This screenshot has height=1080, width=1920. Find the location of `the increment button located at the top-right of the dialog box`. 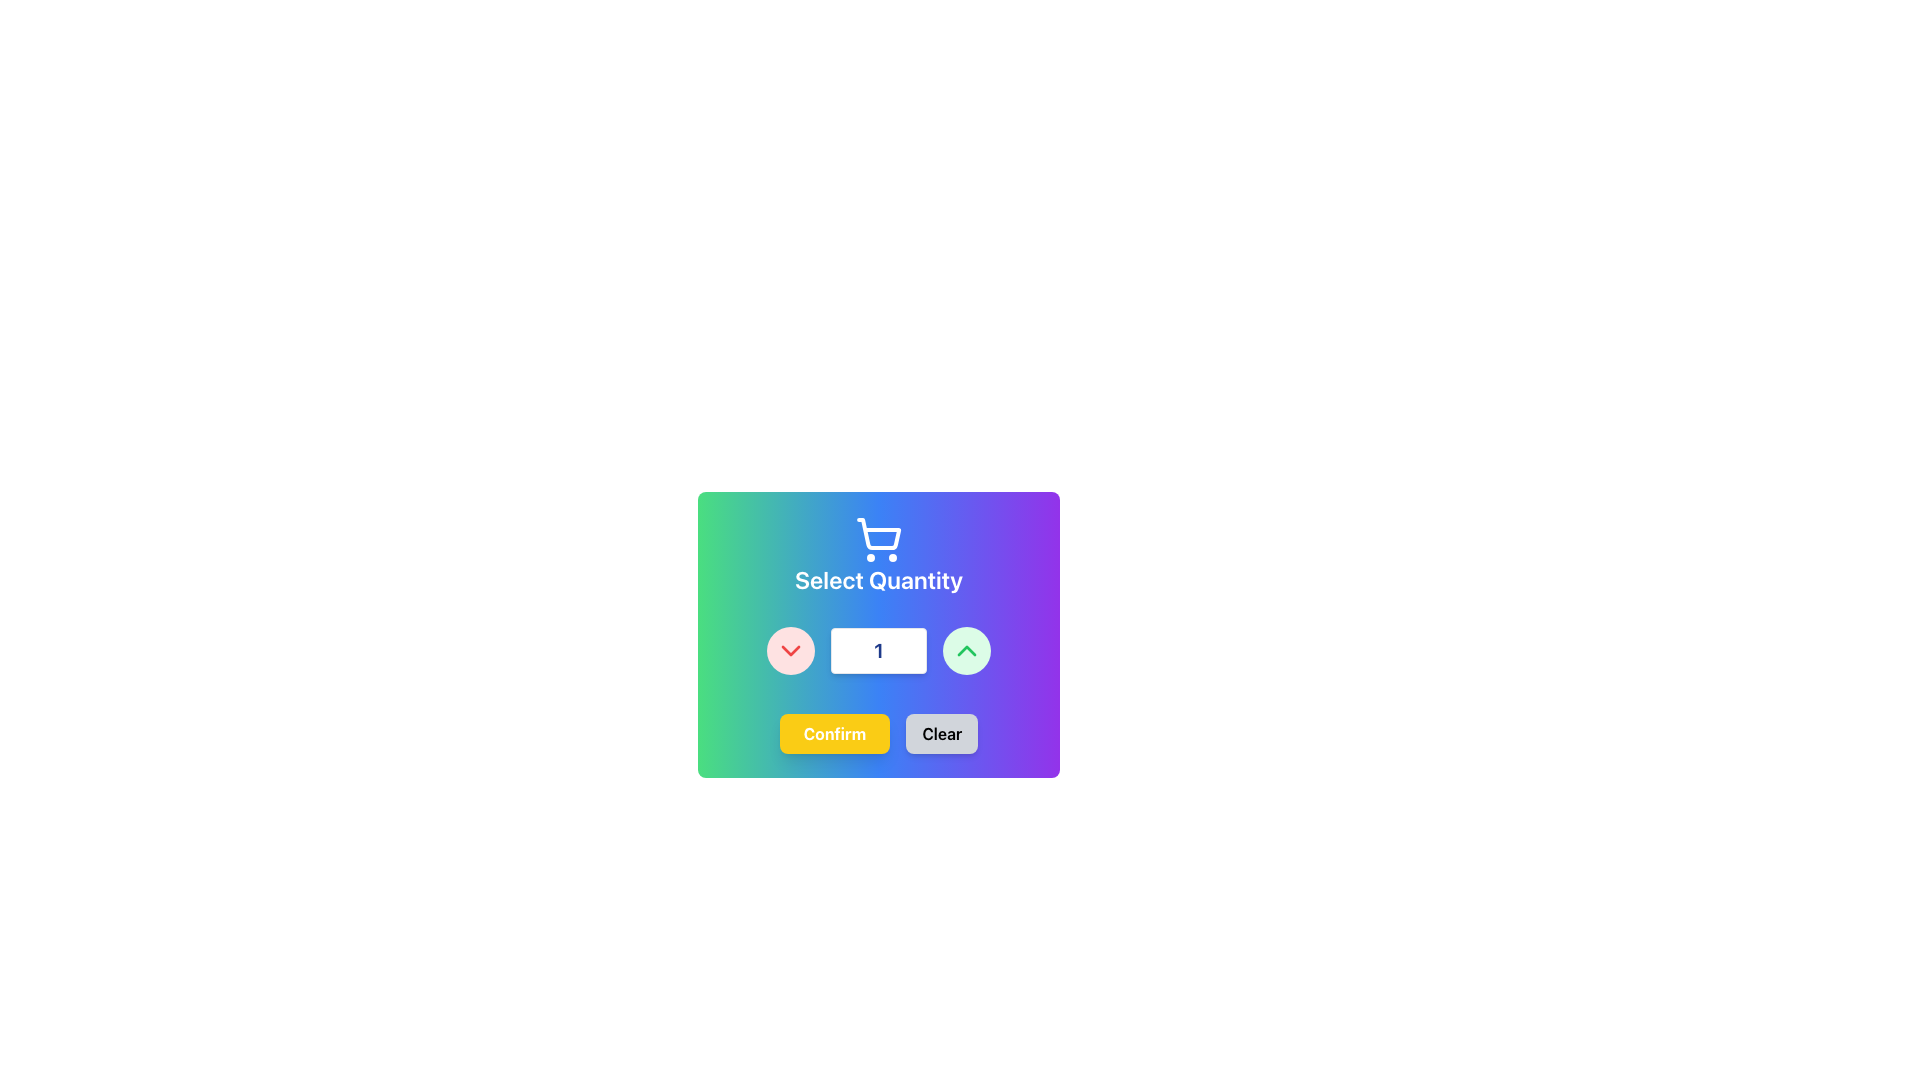

the increment button located at the top-right of the dialog box is located at coordinates (966, 651).